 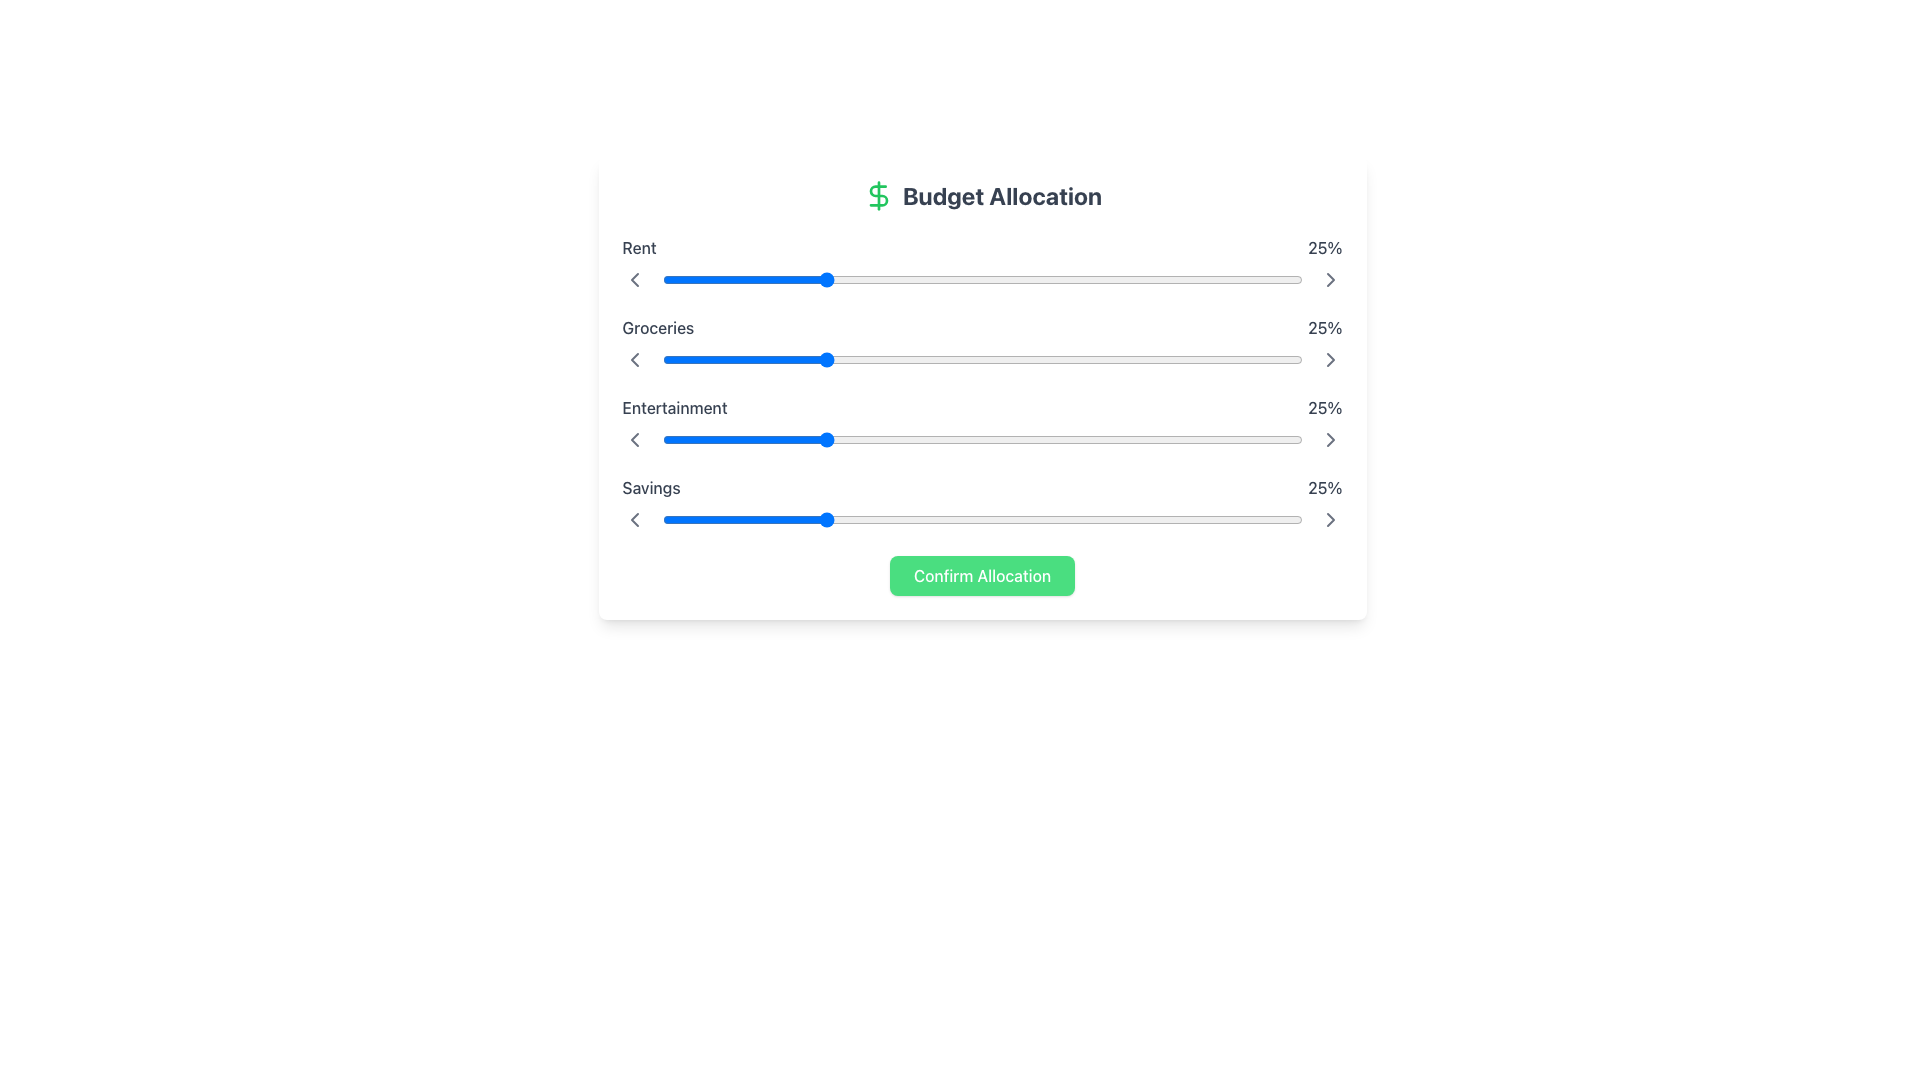 What do you see at coordinates (1330, 438) in the screenshot?
I see `the fourth right-pointing chevron icon button, which appears gray and changes to a darker shade when hovered over` at bounding box center [1330, 438].